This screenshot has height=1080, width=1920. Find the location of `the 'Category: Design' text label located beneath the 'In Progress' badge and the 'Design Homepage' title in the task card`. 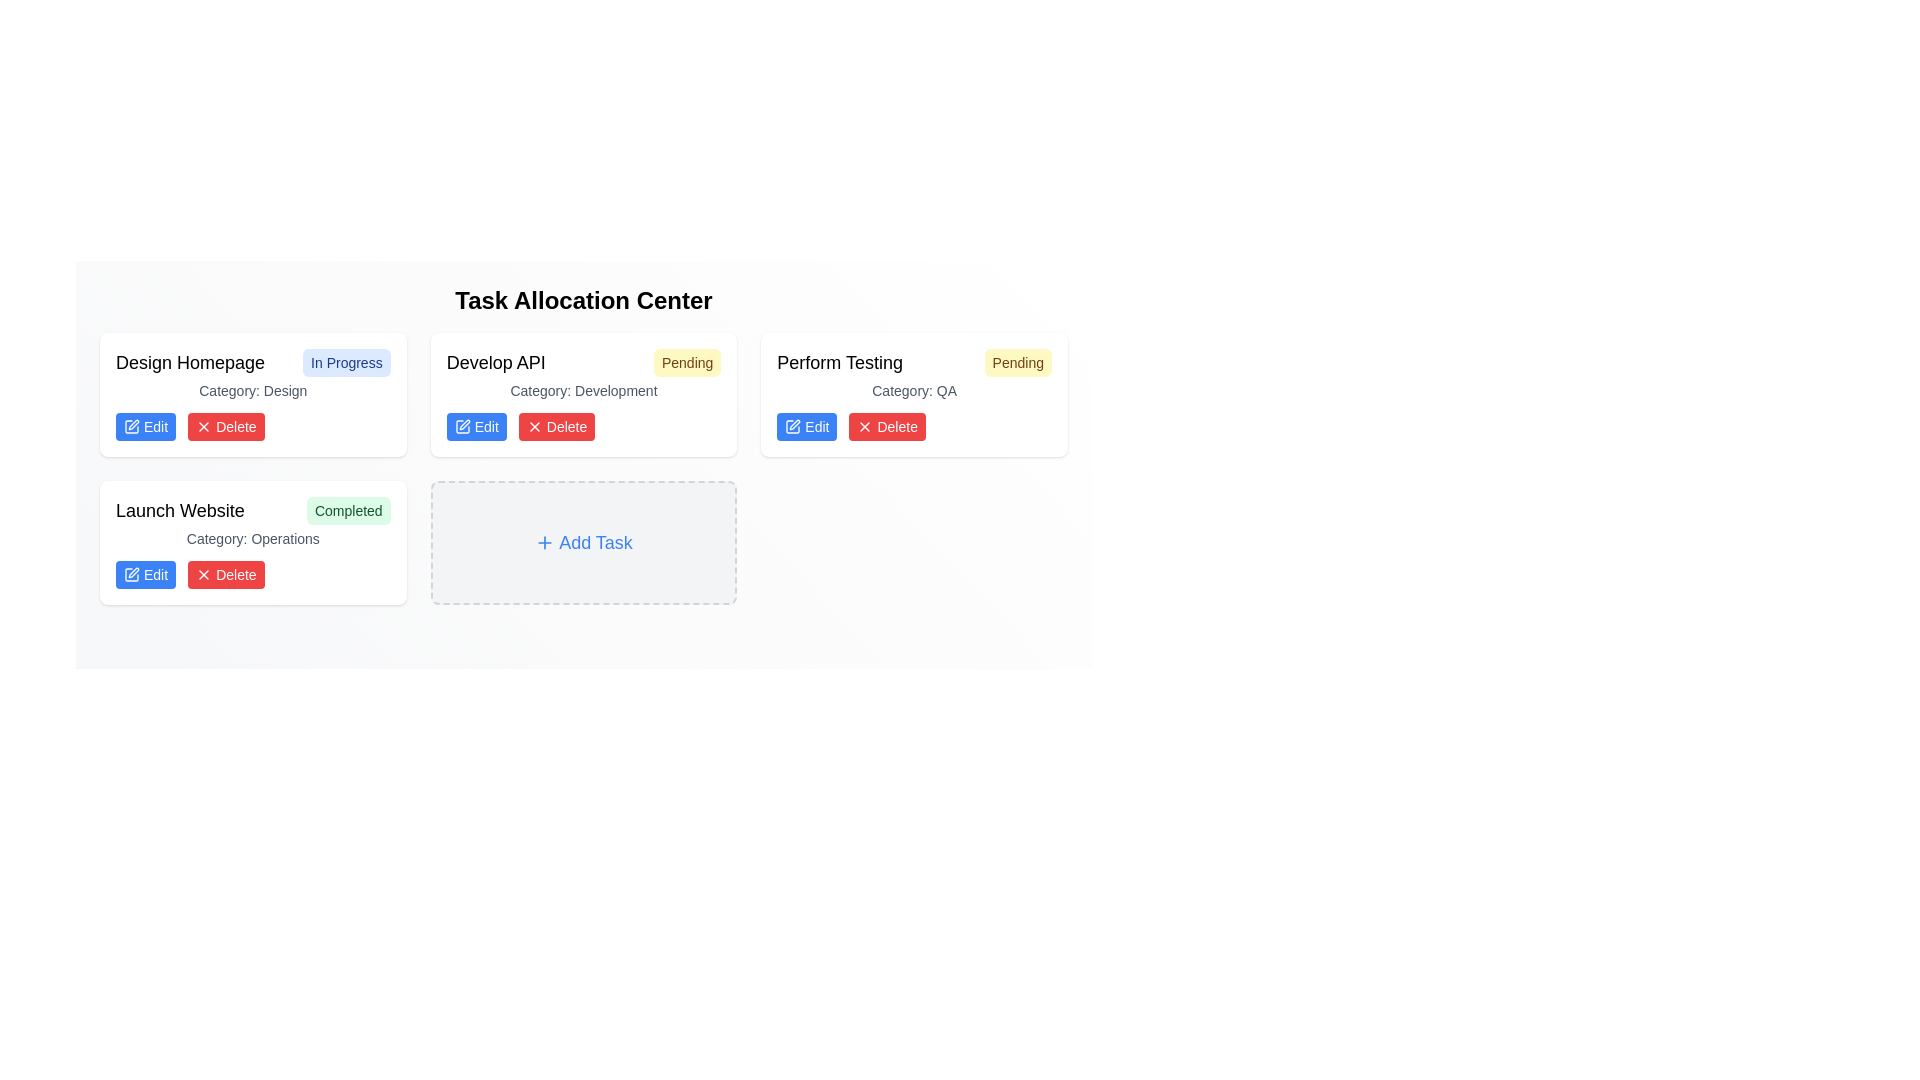

the 'Category: Design' text label located beneath the 'In Progress' badge and the 'Design Homepage' title in the task card is located at coordinates (252, 390).